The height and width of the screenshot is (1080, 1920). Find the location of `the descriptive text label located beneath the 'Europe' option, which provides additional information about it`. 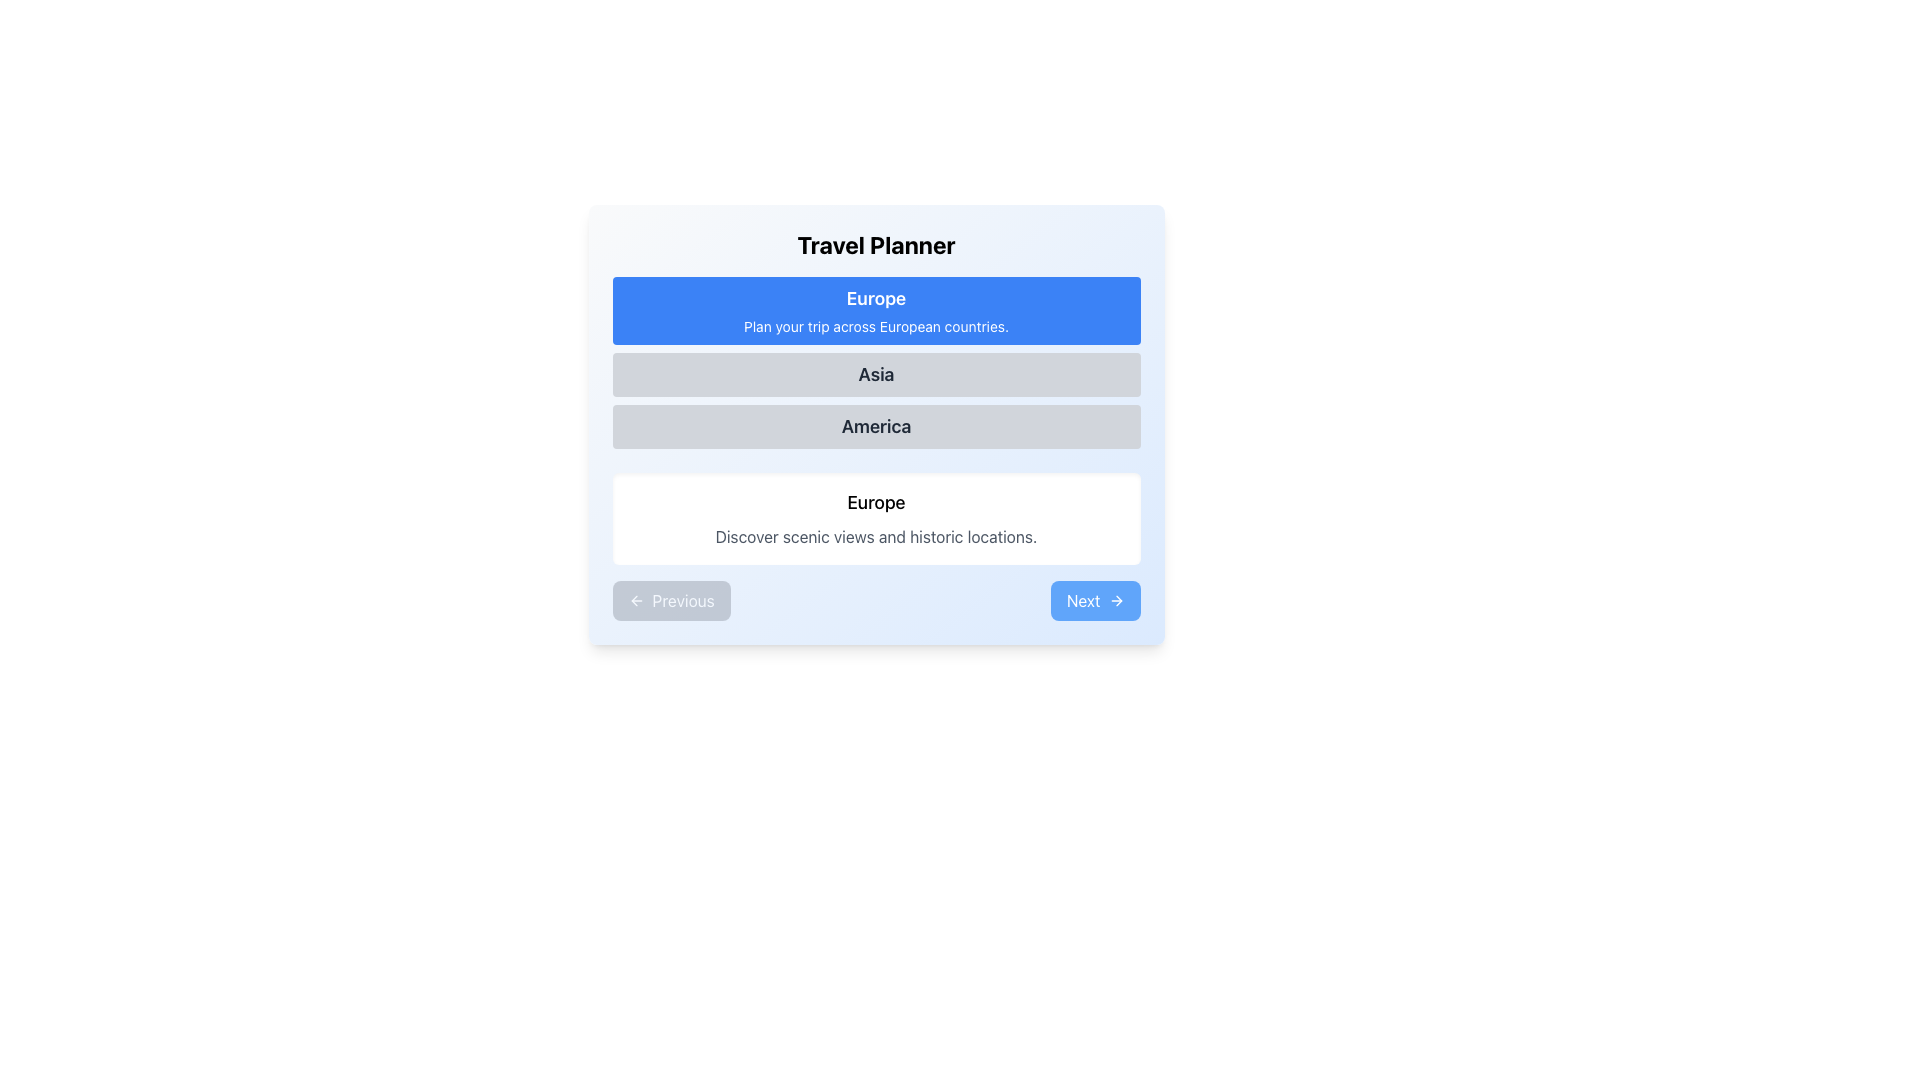

the descriptive text label located beneath the 'Europe' option, which provides additional information about it is located at coordinates (876, 326).